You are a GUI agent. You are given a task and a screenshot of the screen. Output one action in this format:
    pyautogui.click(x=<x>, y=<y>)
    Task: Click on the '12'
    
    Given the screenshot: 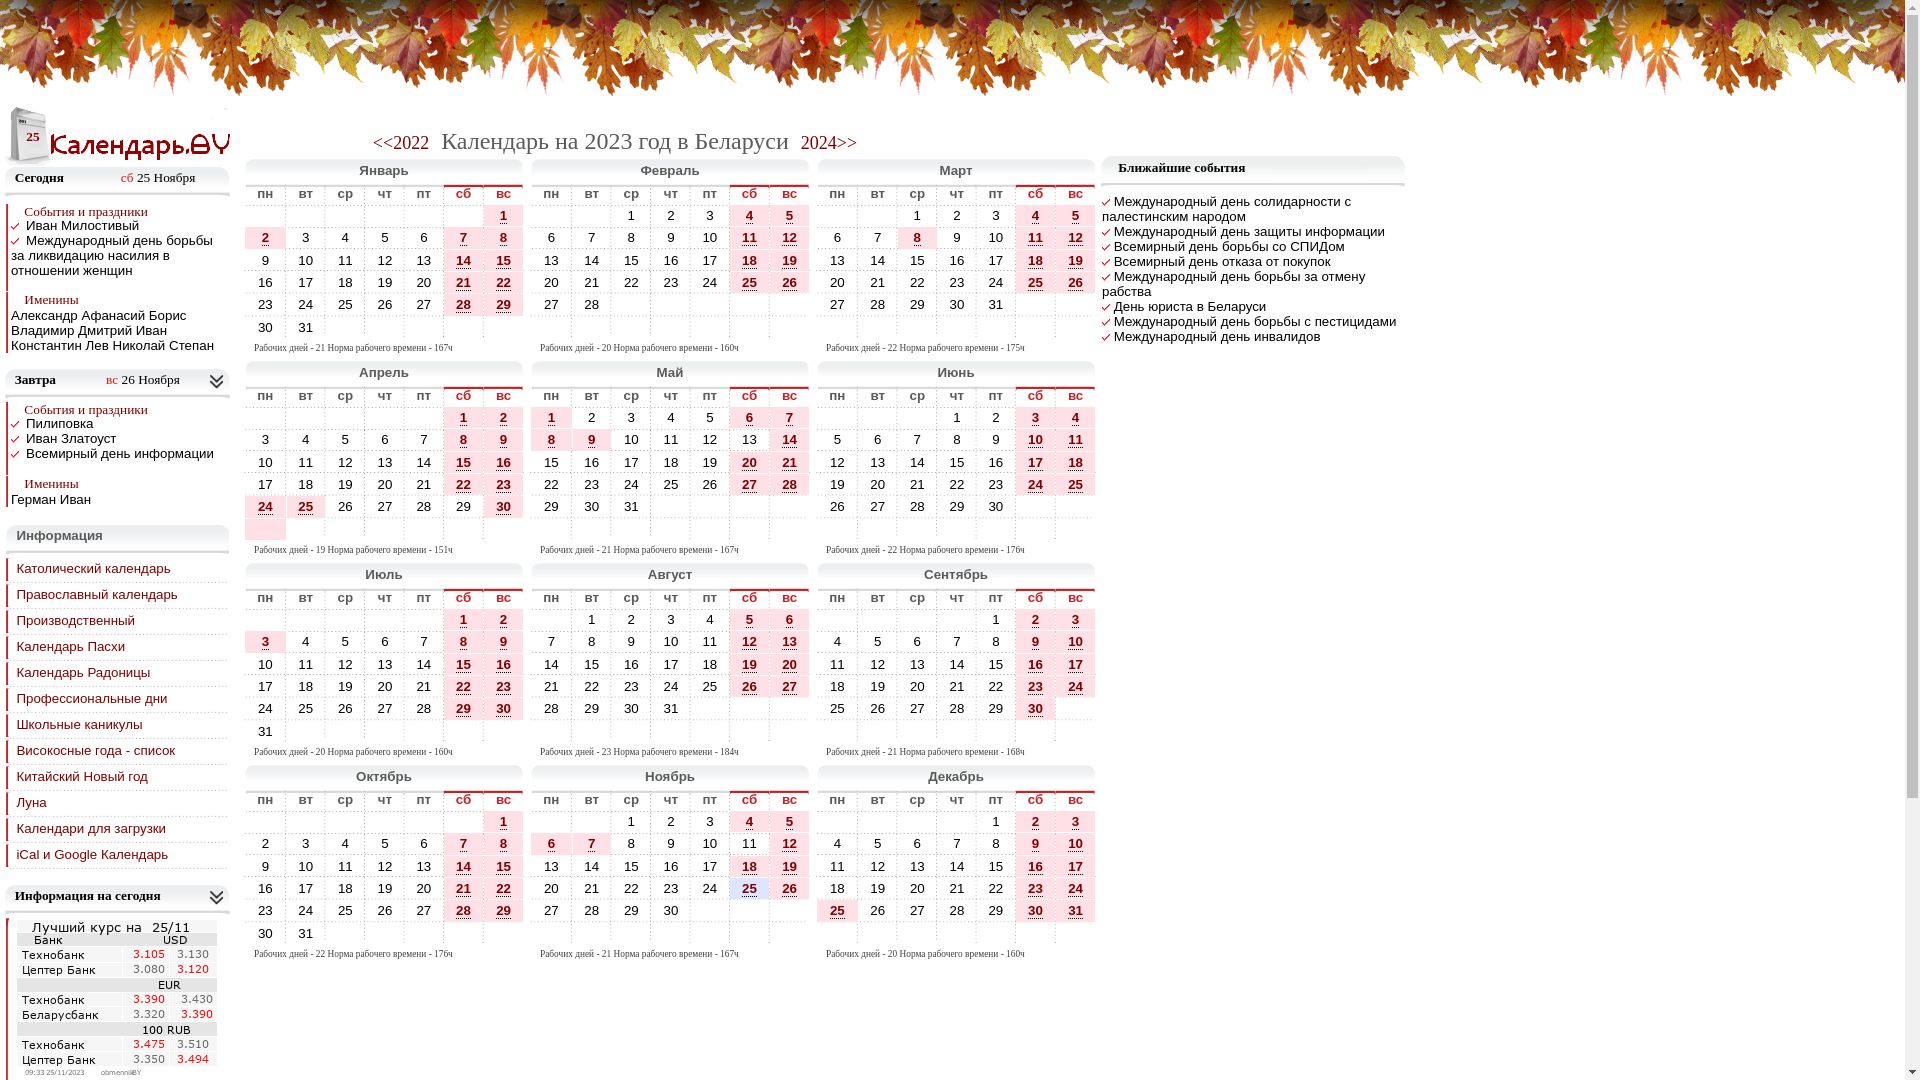 What is the action you would take?
    pyautogui.click(x=788, y=236)
    